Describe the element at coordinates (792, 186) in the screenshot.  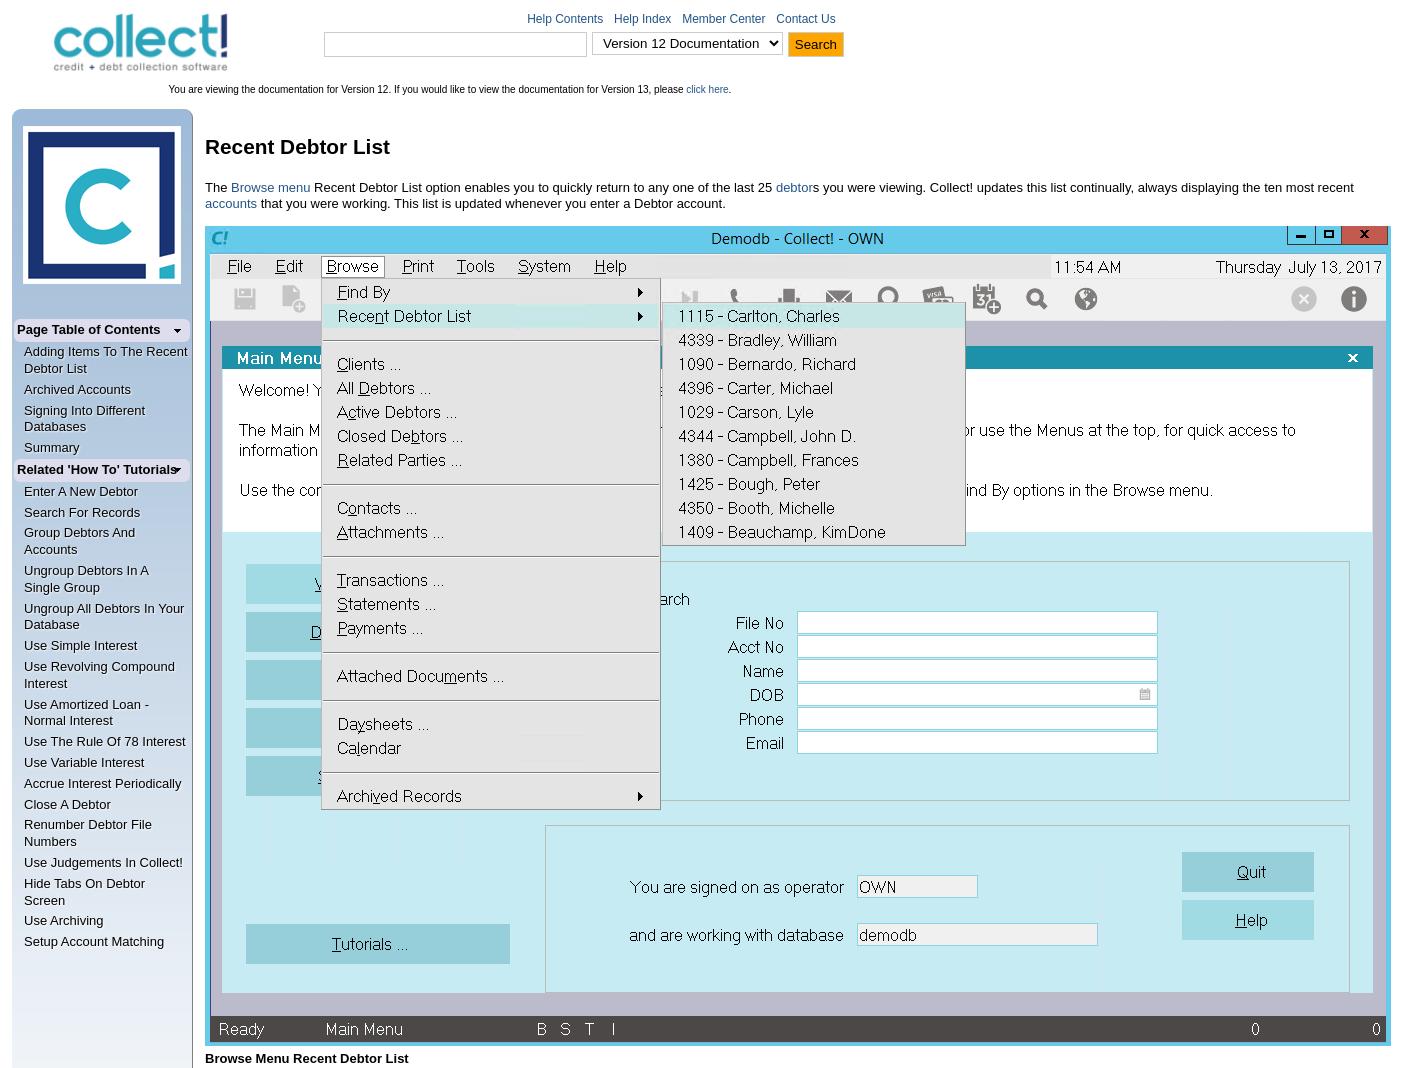
I see `'debtor'` at that location.